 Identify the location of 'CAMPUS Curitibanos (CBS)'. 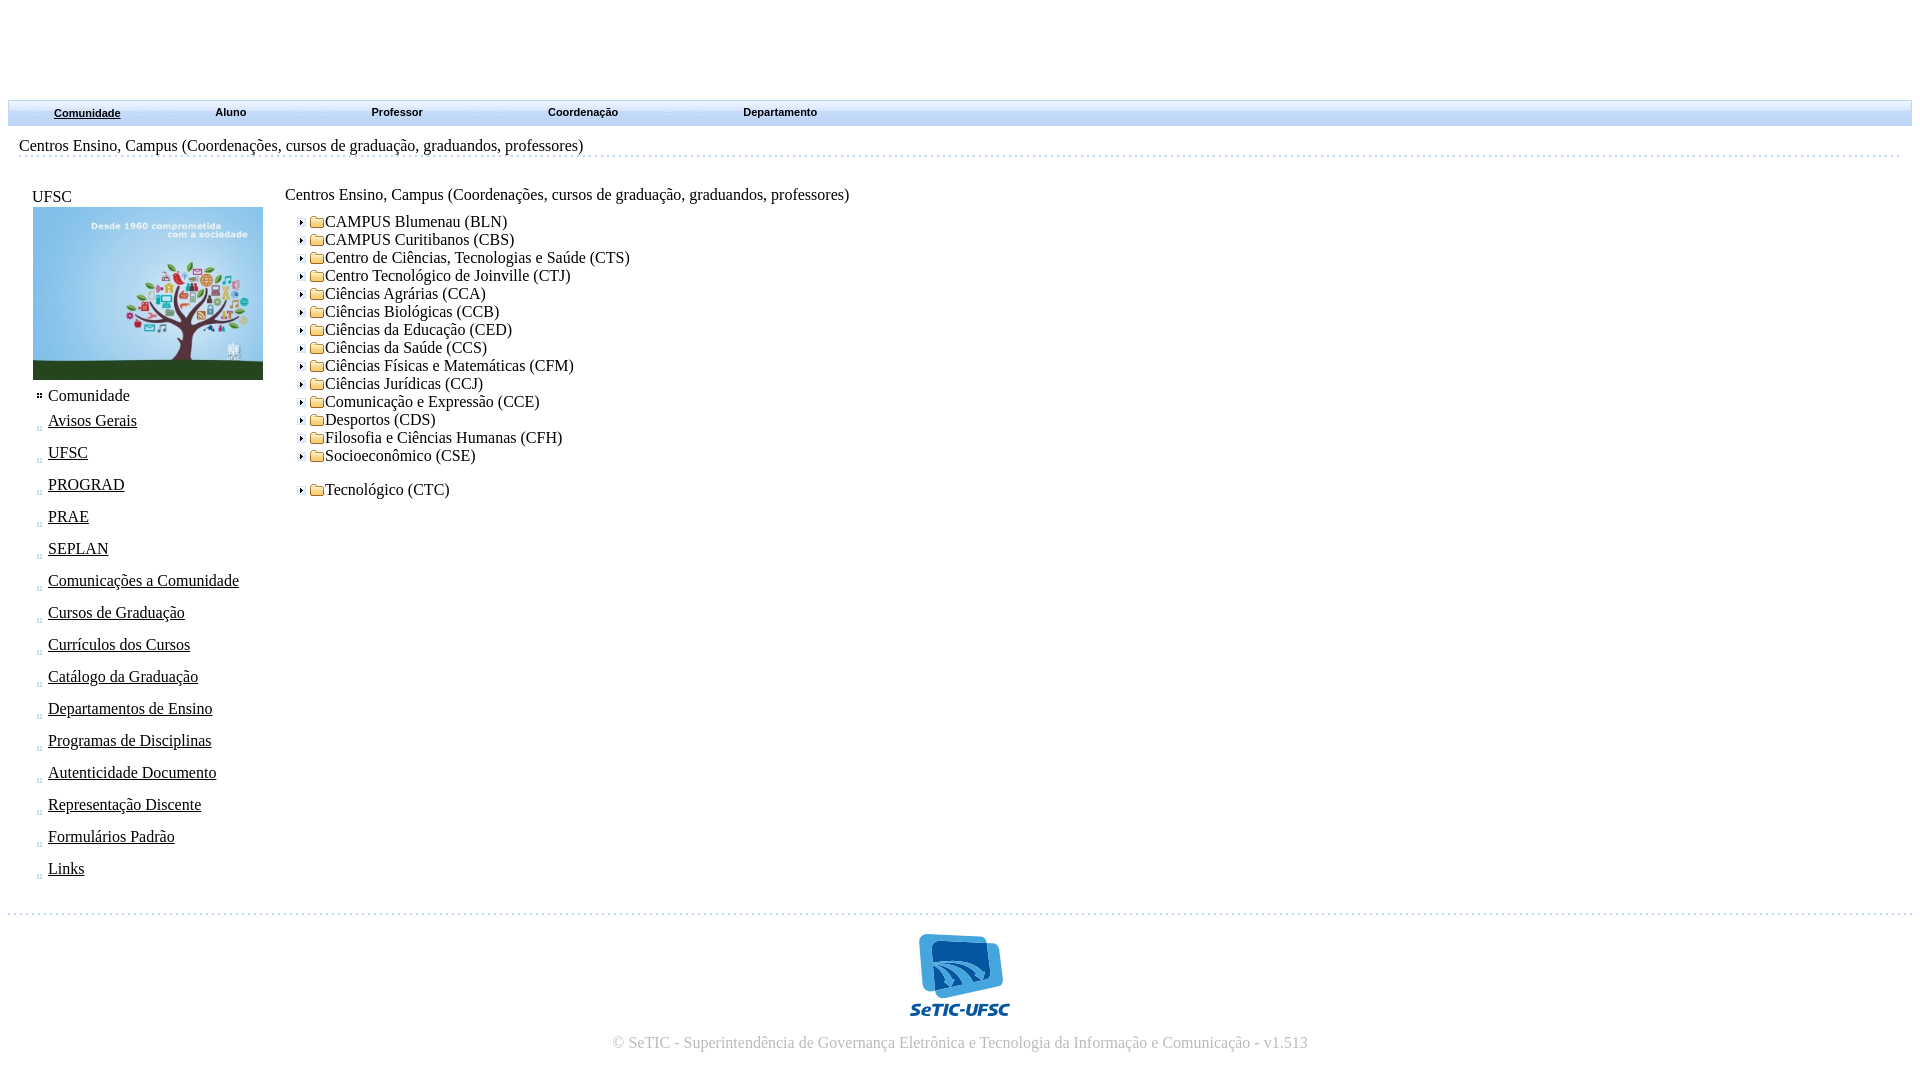
(291, 238).